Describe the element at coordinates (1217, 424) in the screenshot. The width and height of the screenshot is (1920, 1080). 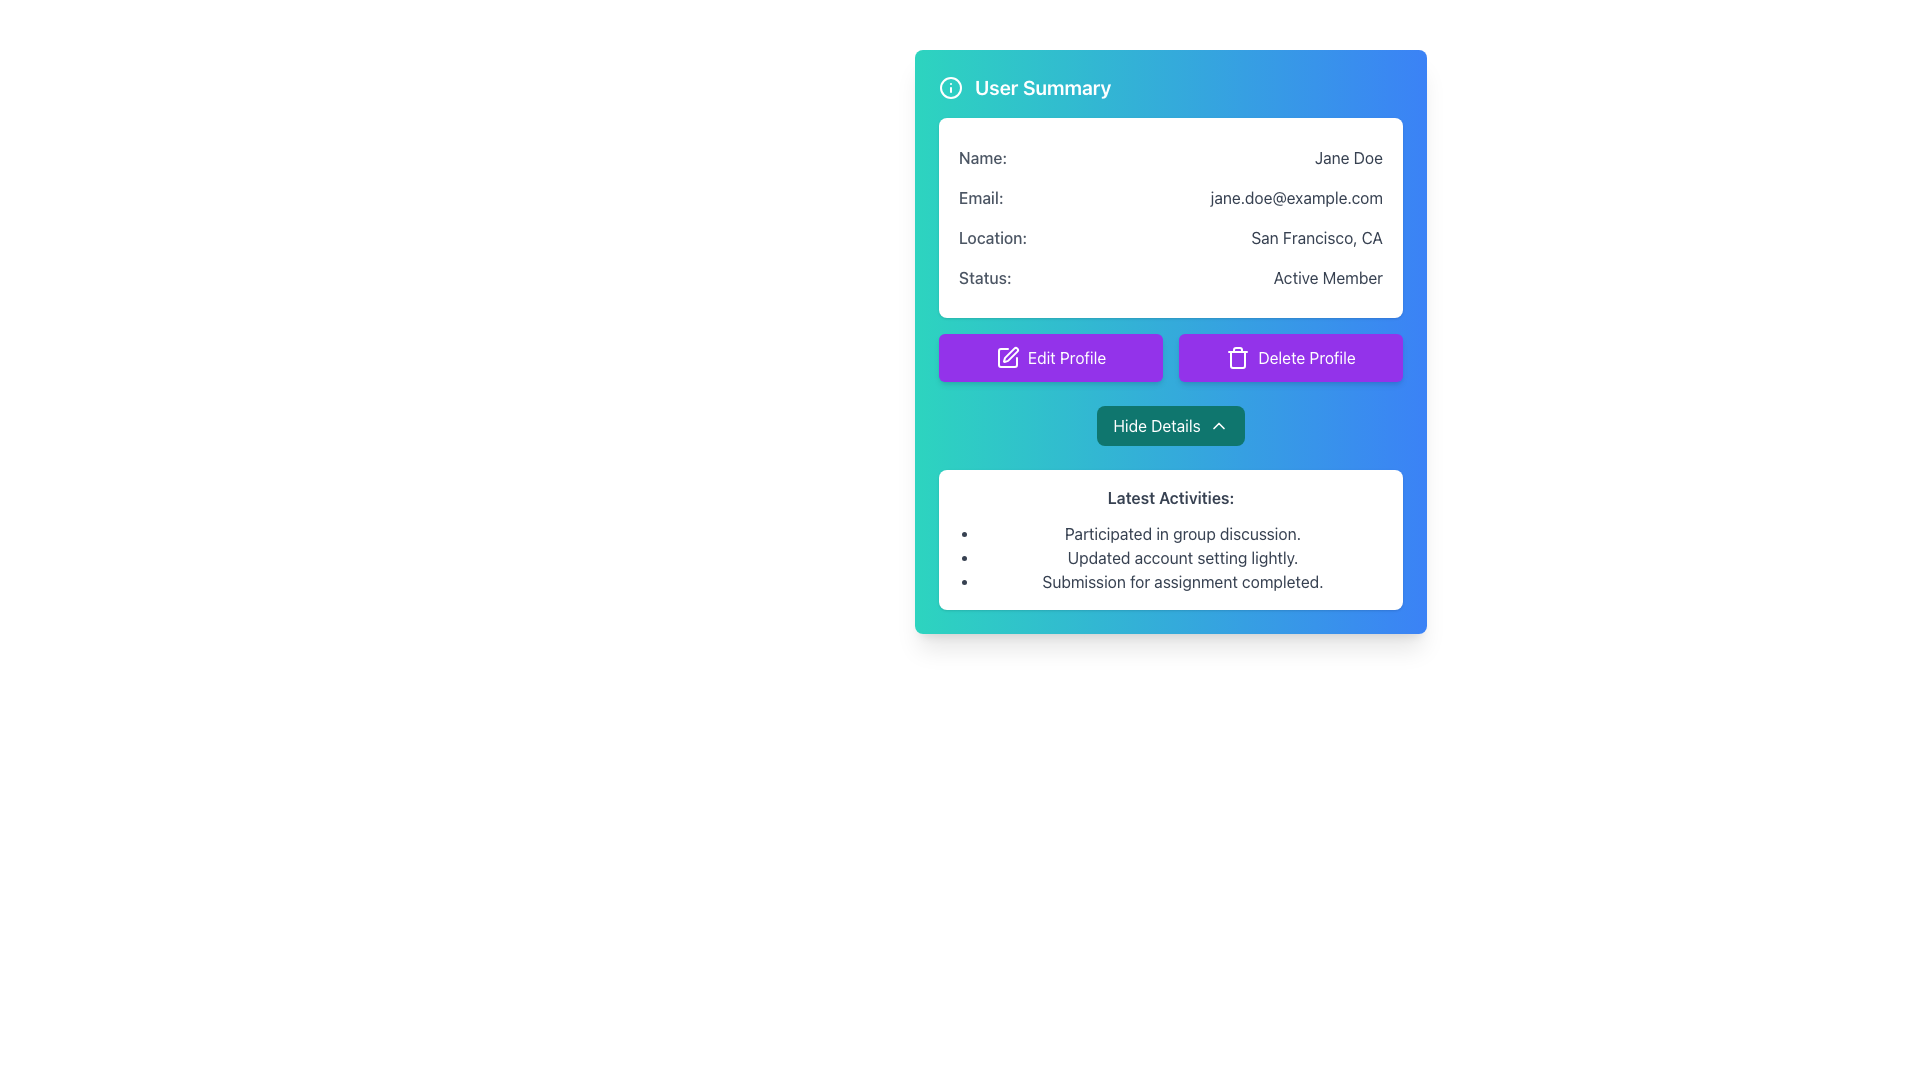
I see `the upward arrow icon within the 'Hide Details' button, which is located below the 'Edit Profile' and 'Delete Profile' buttons` at that location.